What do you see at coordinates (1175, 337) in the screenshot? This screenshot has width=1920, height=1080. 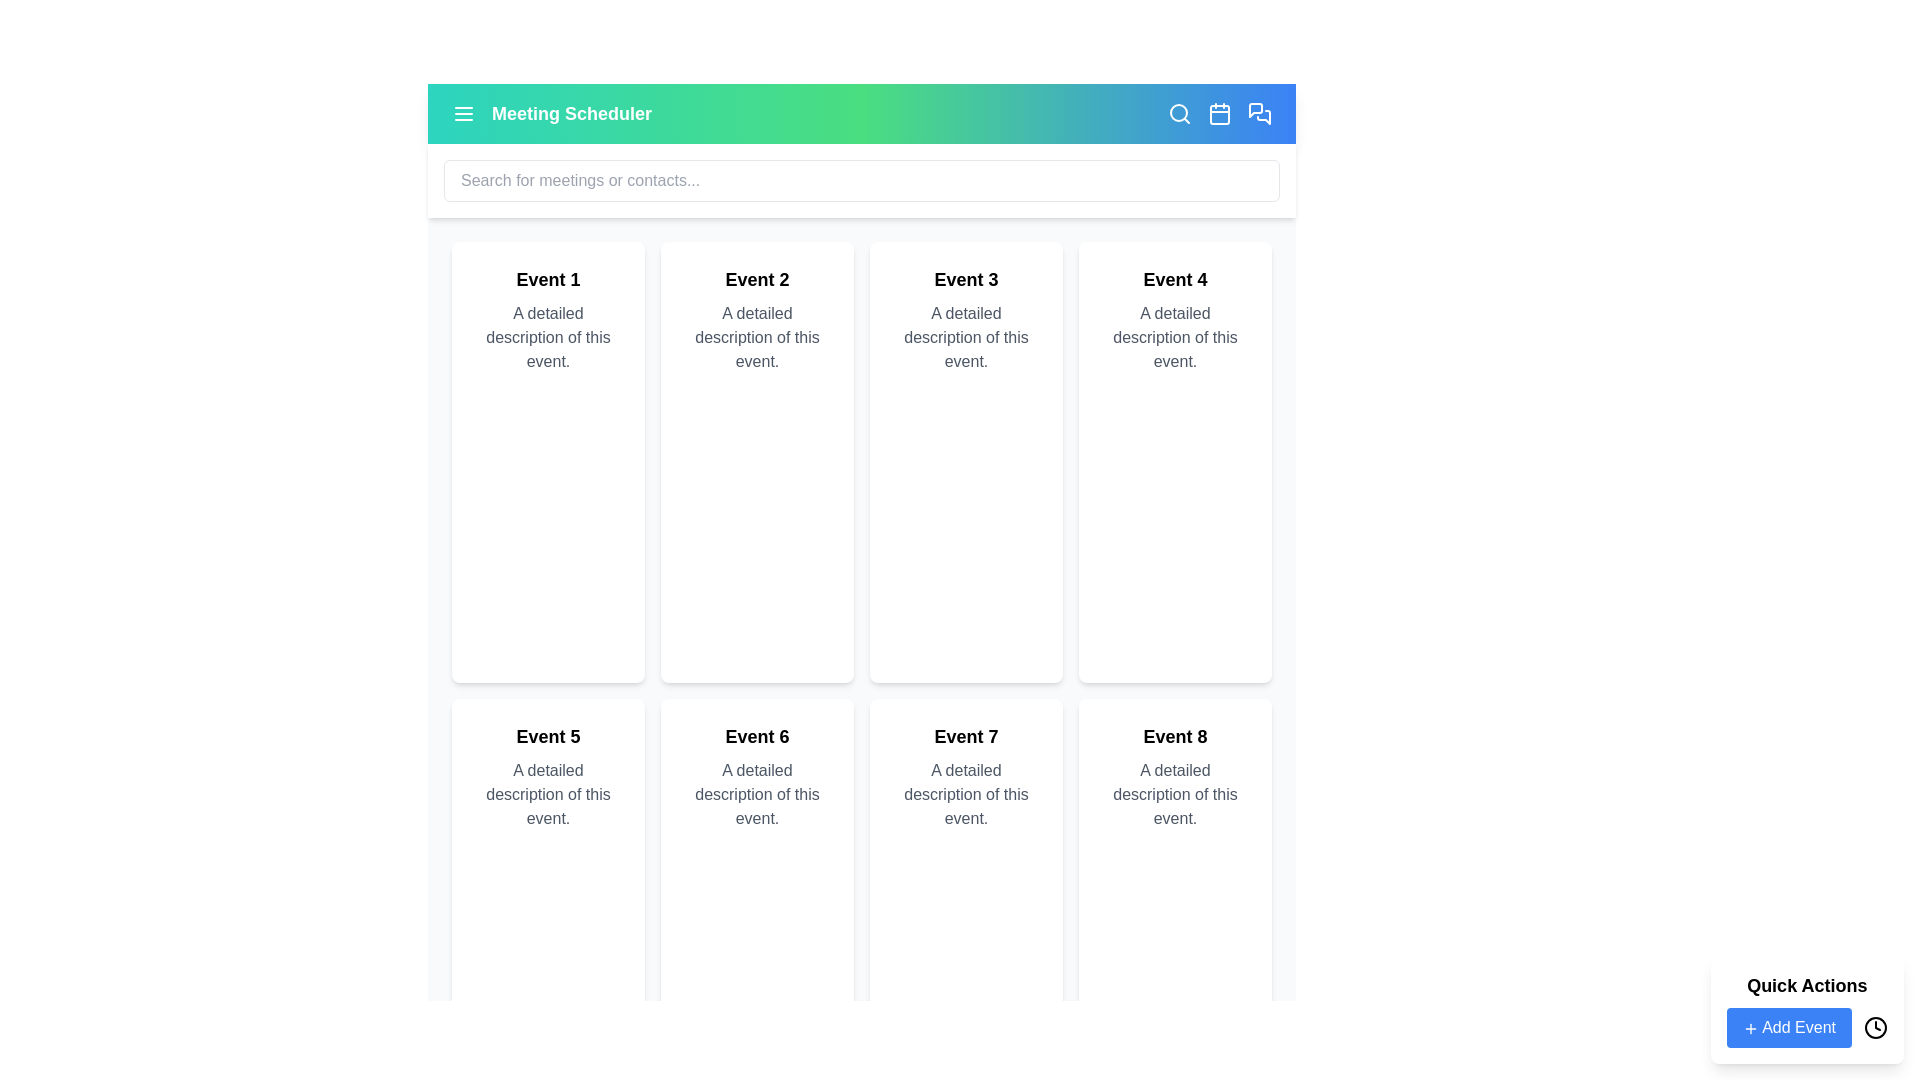 I see `text that states 'A detailed description of this event.' located beneath the title in the card labeled 'Event 4'` at bounding box center [1175, 337].